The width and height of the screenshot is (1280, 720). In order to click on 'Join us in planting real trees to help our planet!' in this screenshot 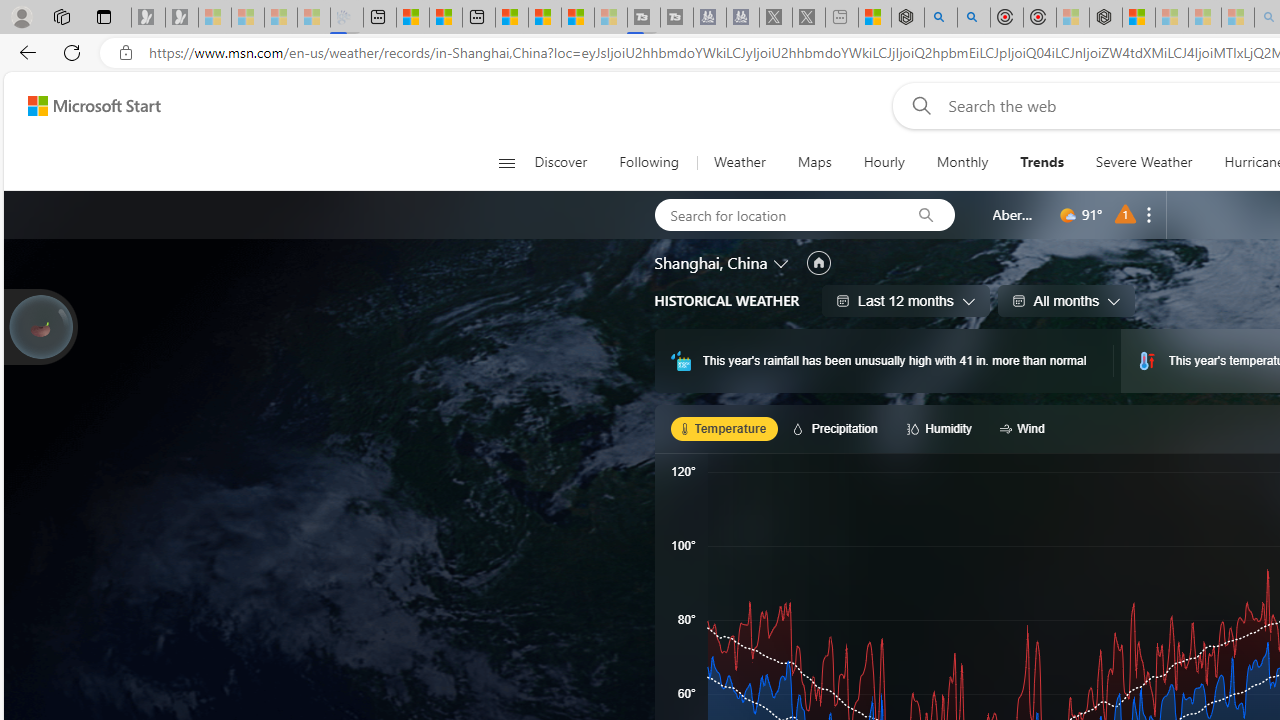, I will do `click(40, 326)`.